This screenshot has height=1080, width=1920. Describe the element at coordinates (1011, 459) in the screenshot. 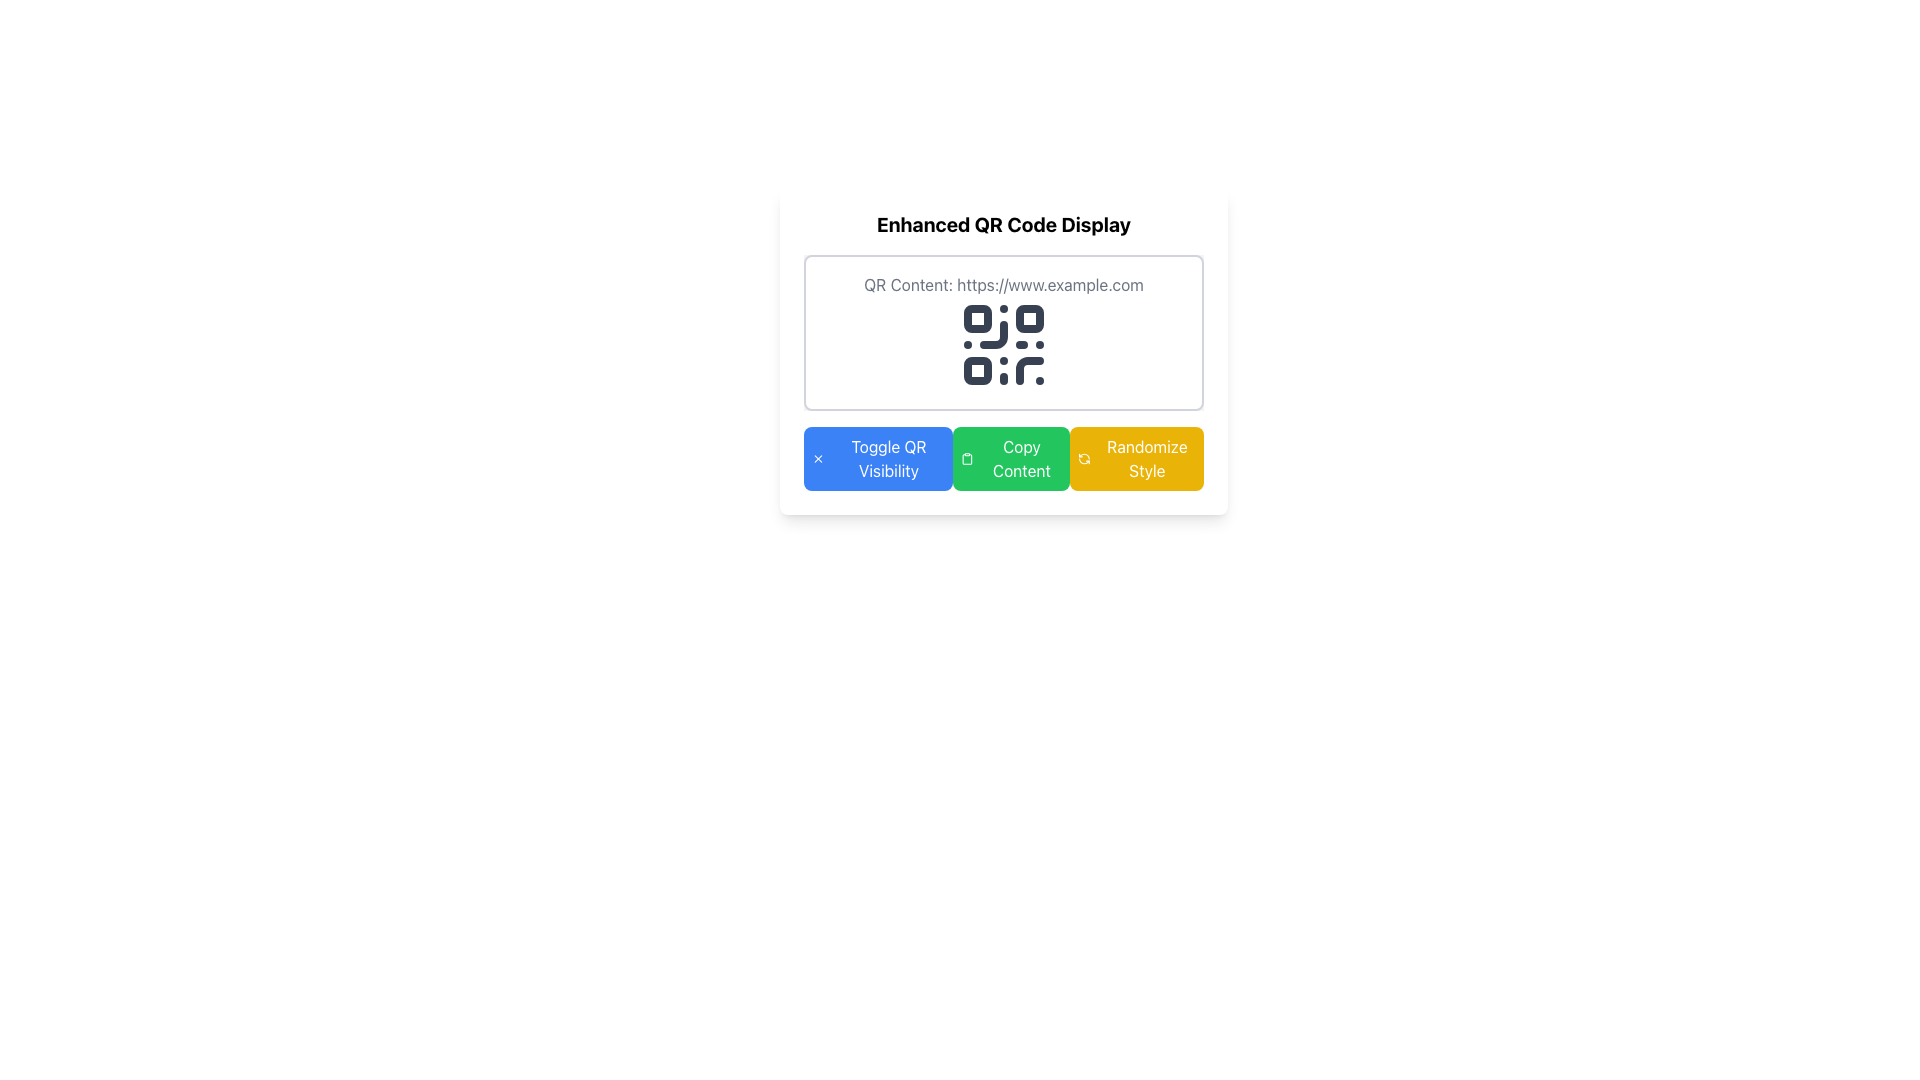

I see `the green button labeled 'Copy Content' with a clipboard icon` at that location.